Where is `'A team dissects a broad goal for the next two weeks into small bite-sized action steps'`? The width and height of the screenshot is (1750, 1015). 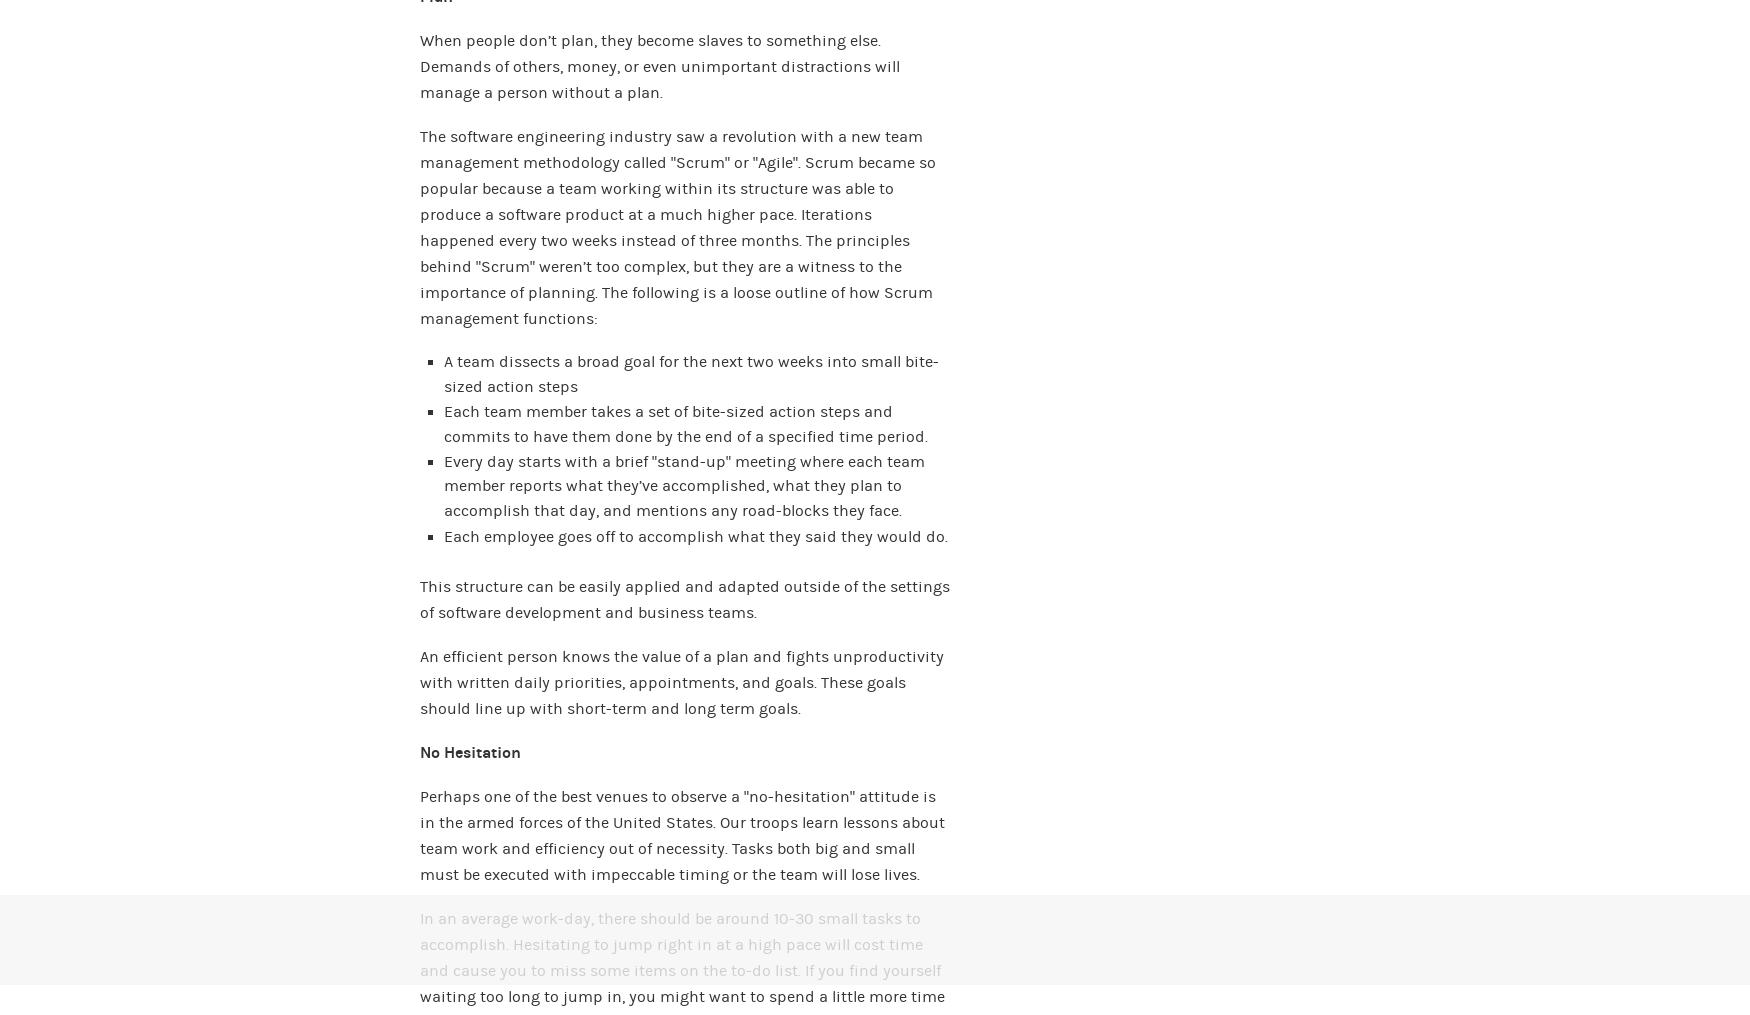 'A team dissects a broad goal for the next two weeks into small bite-sized action steps' is located at coordinates (691, 373).